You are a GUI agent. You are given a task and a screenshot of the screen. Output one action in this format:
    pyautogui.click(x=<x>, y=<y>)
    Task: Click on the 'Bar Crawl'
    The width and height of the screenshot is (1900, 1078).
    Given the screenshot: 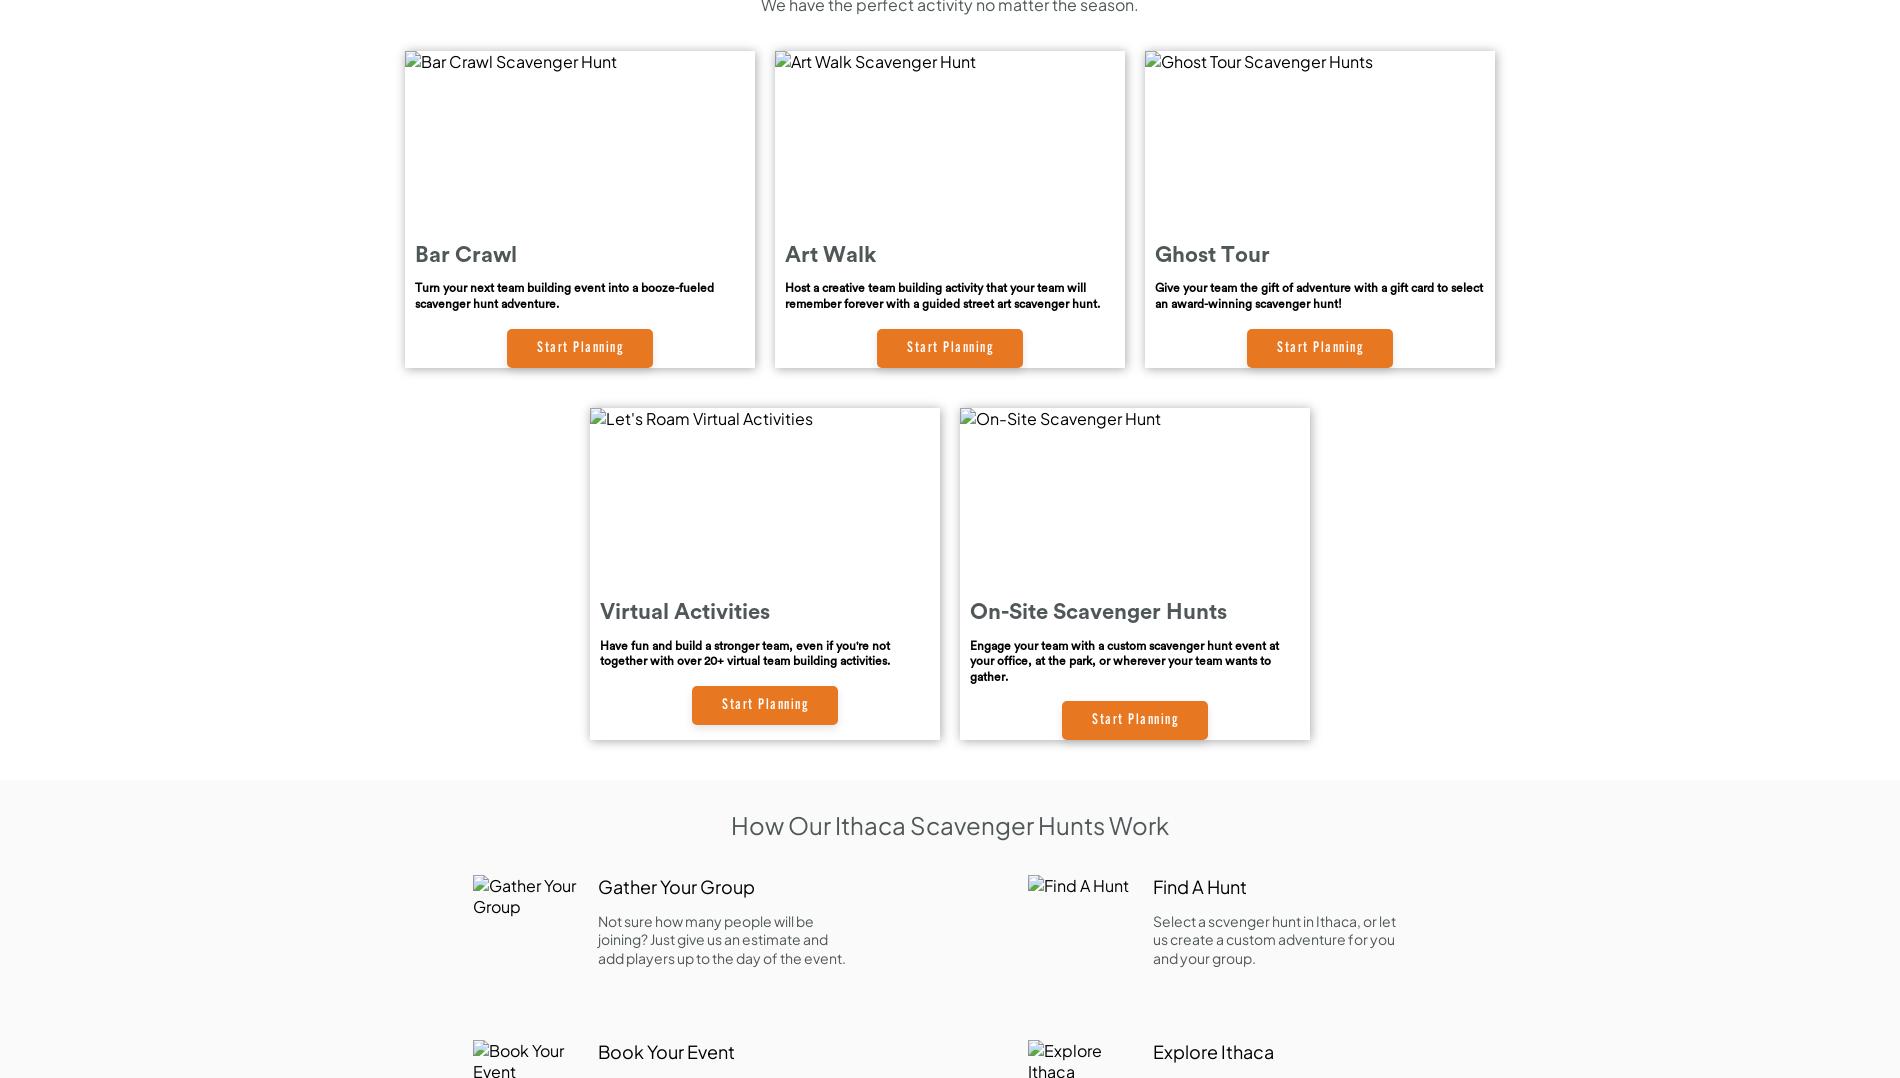 What is the action you would take?
    pyautogui.click(x=465, y=252)
    